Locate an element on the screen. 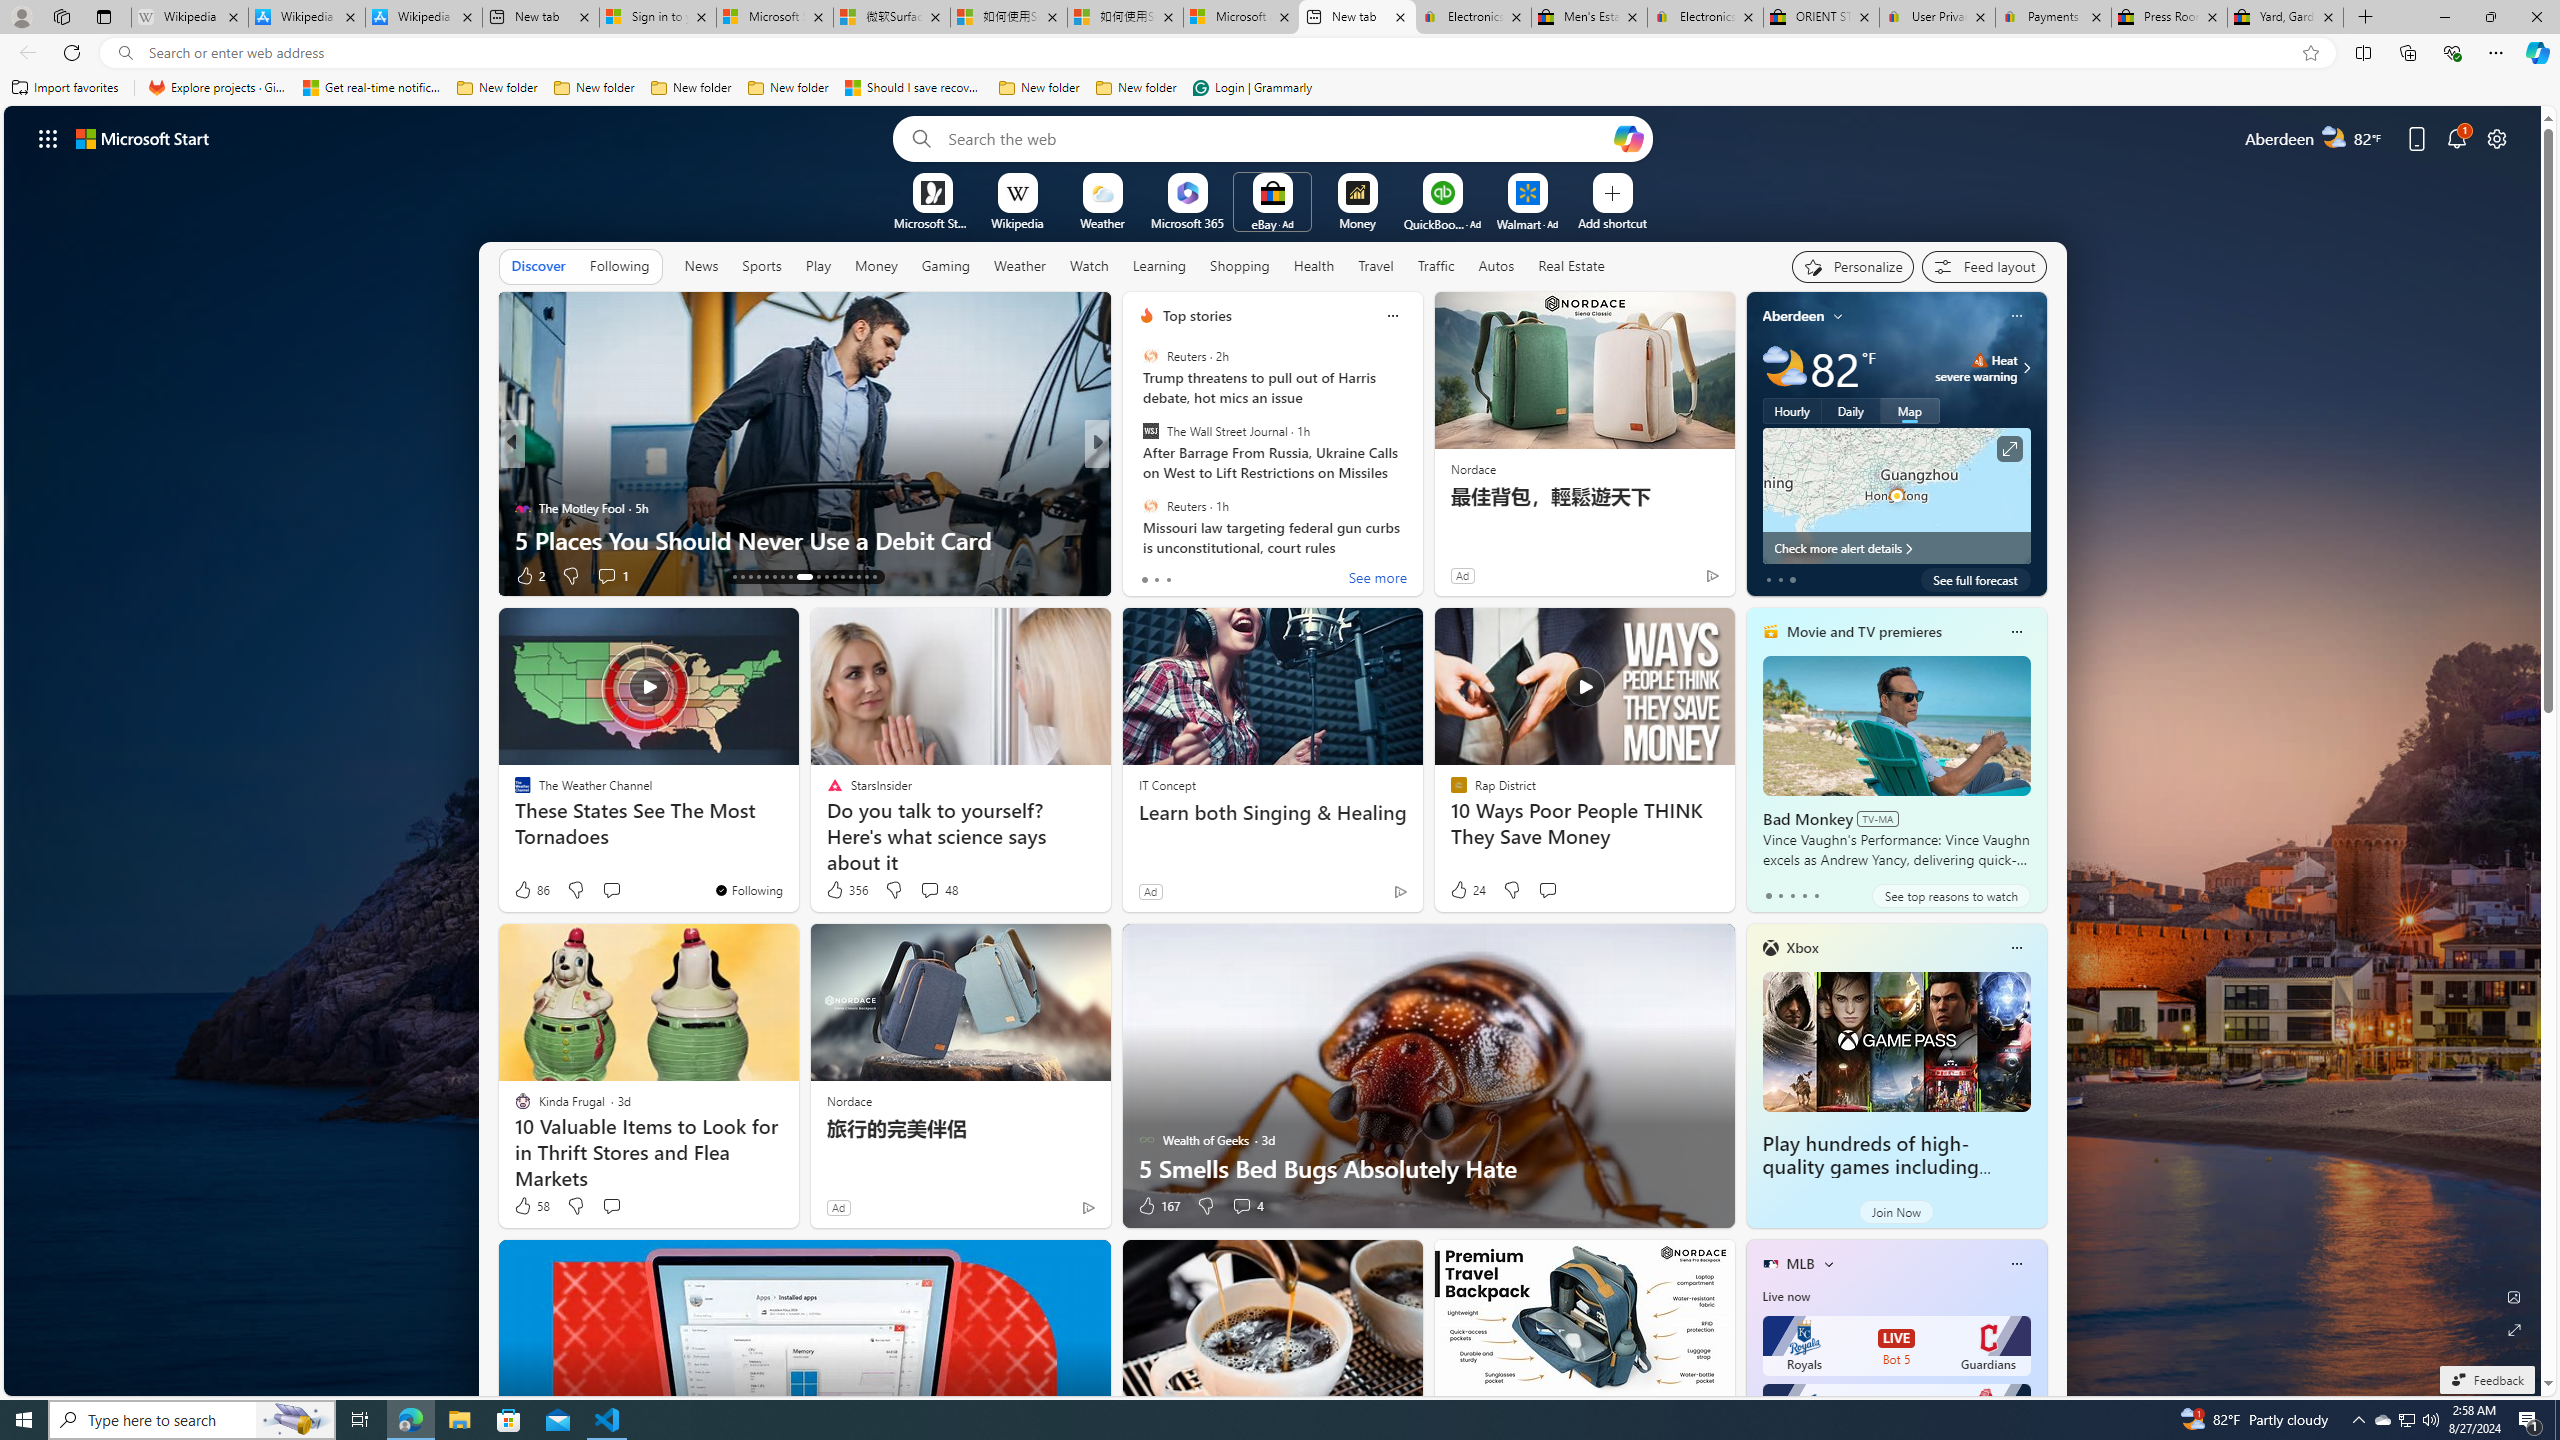  'AutomationID: tab-15' is located at coordinates (750, 577).